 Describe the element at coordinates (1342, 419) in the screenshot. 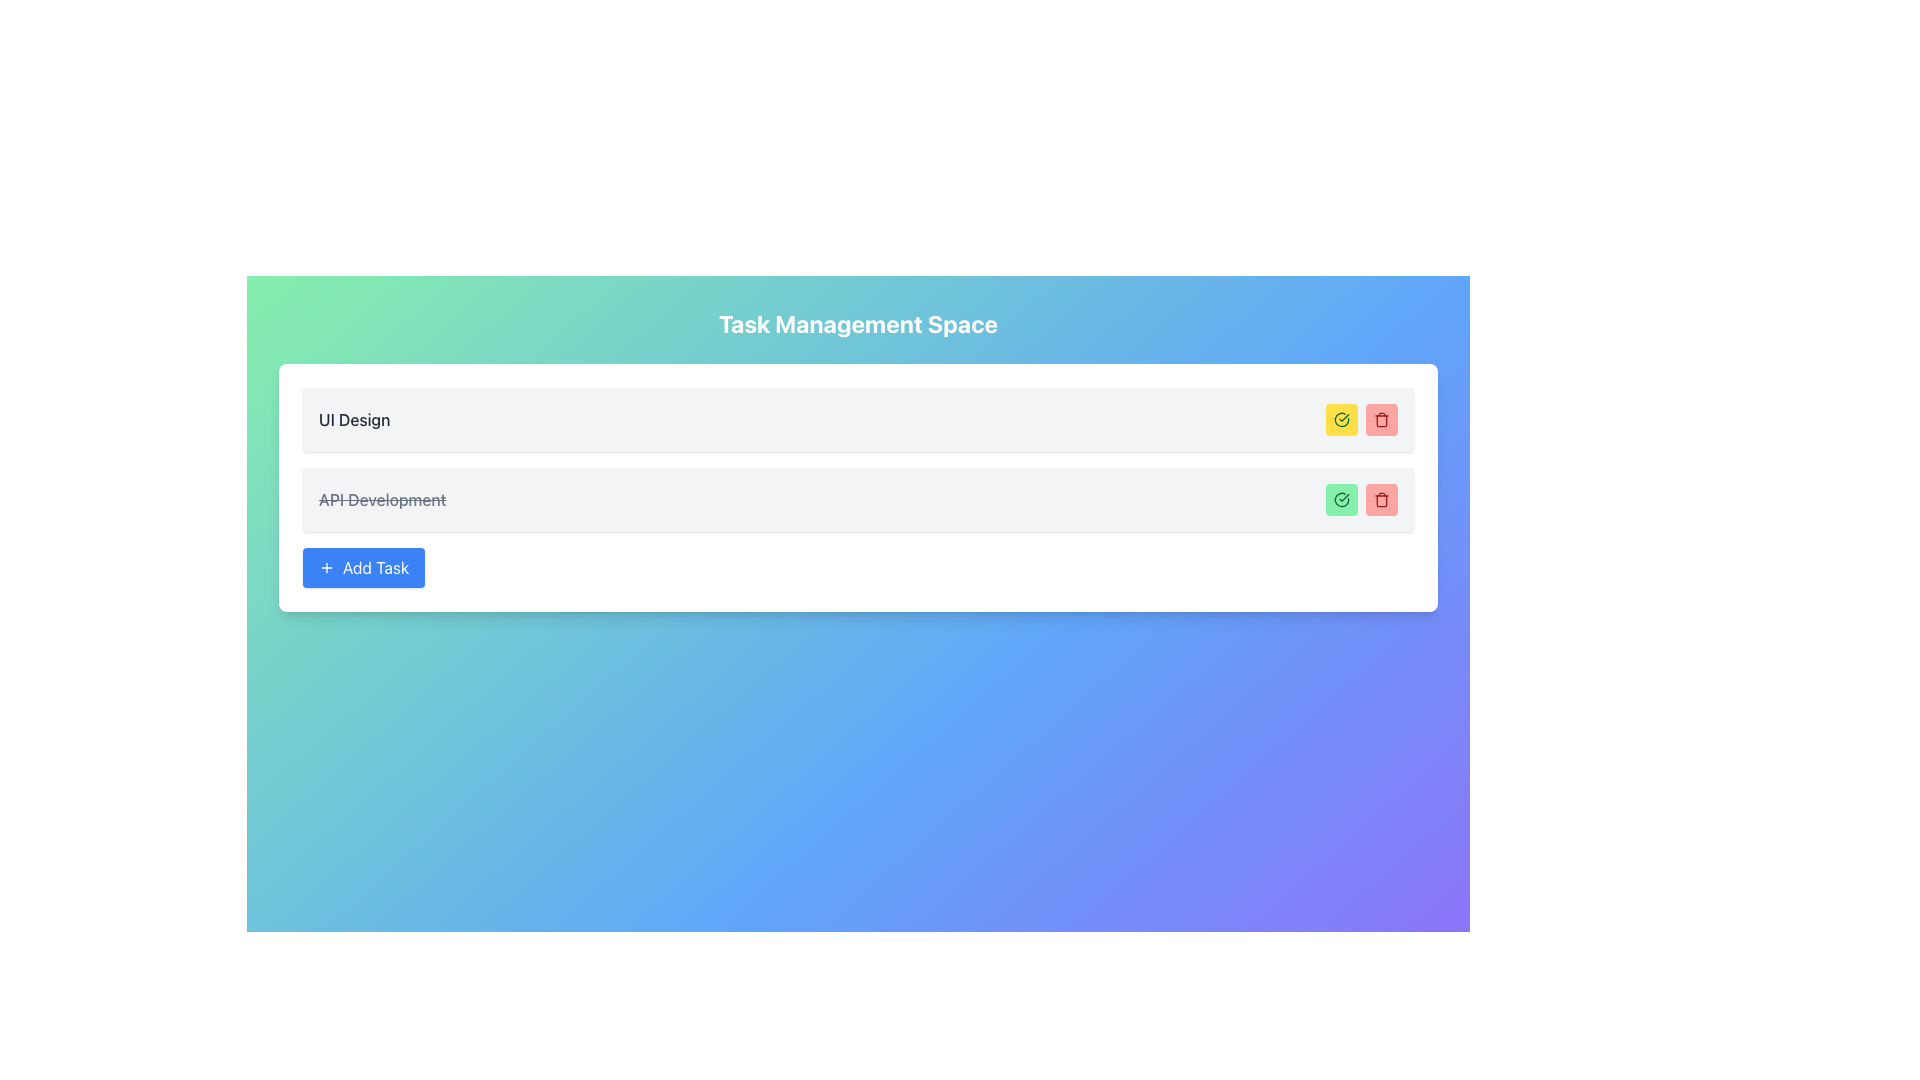

I see `the circular green icon with a tick in the center, located next to the 'UI Design' text entry, indicating task completion` at that location.